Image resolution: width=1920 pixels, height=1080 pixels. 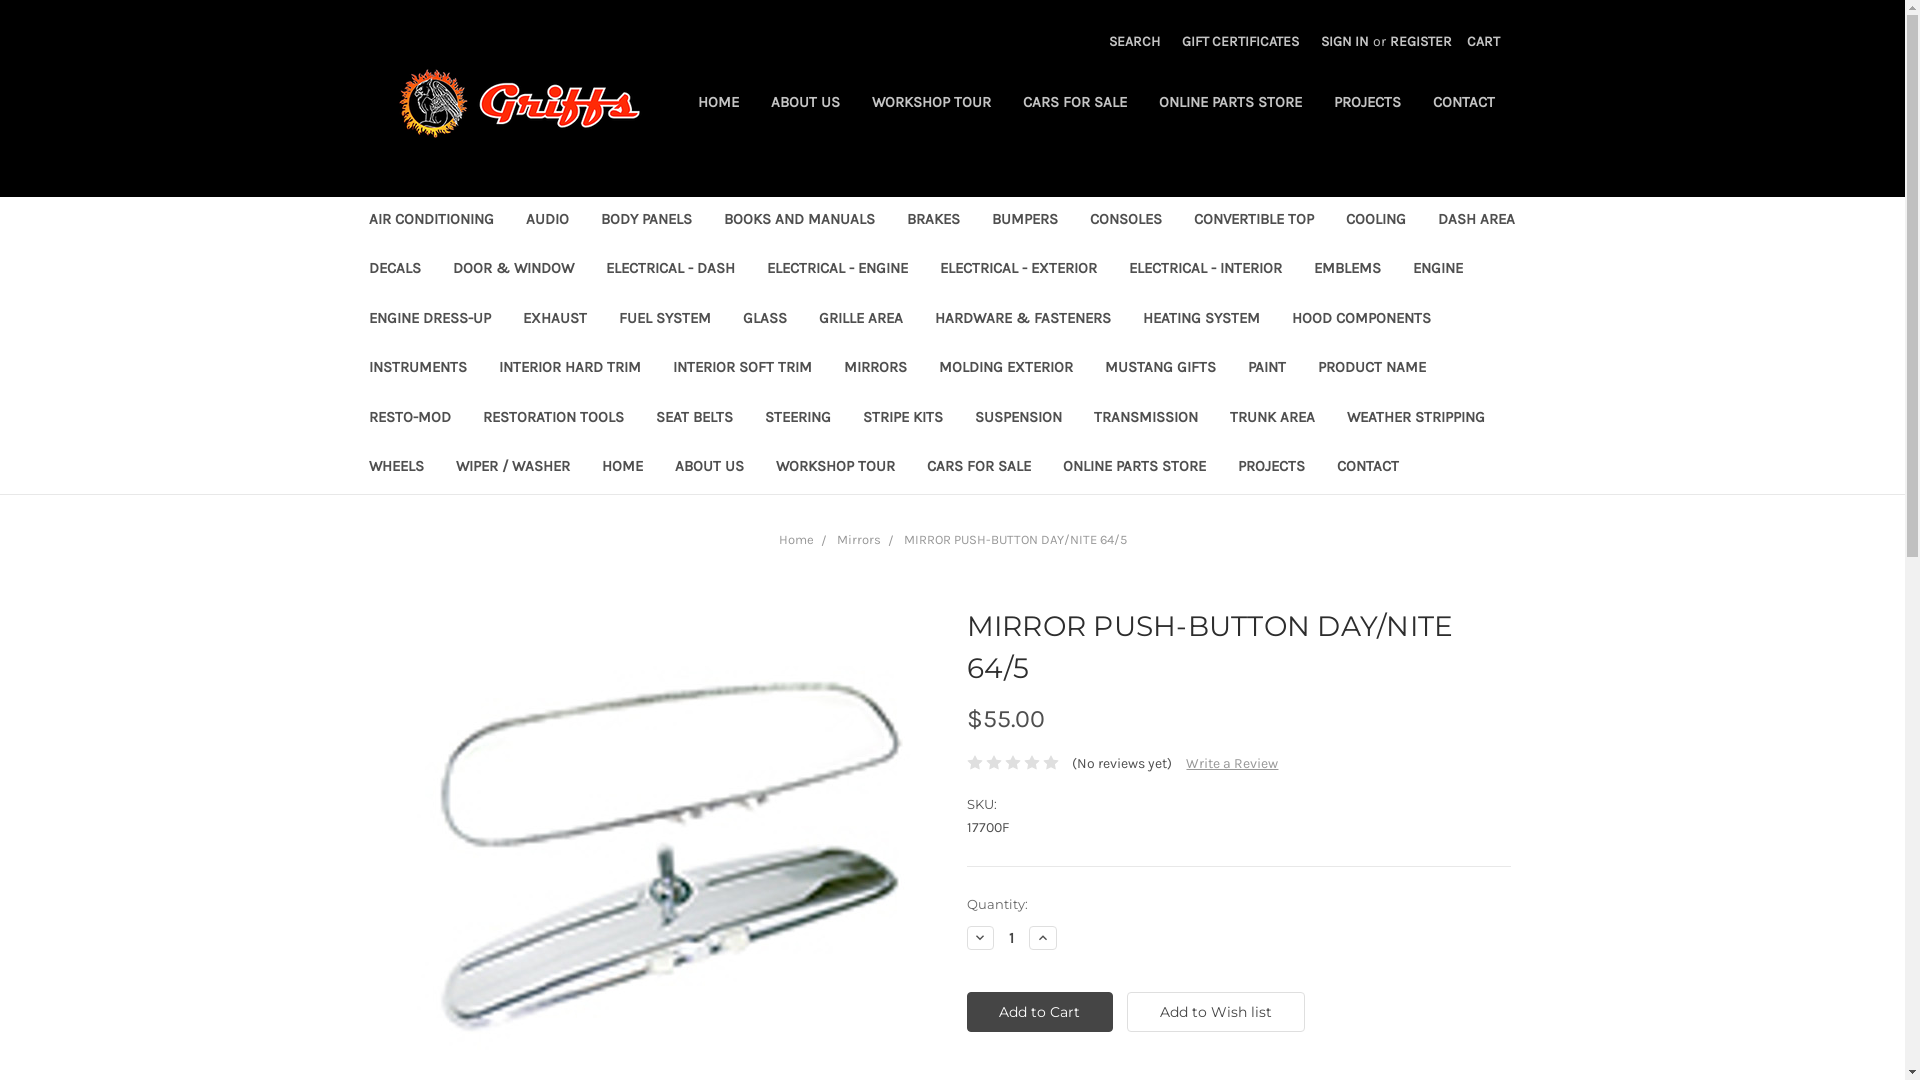 What do you see at coordinates (1126, 221) in the screenshot?
I see `'CONSOLES'` at bounding box center [1126, 221].